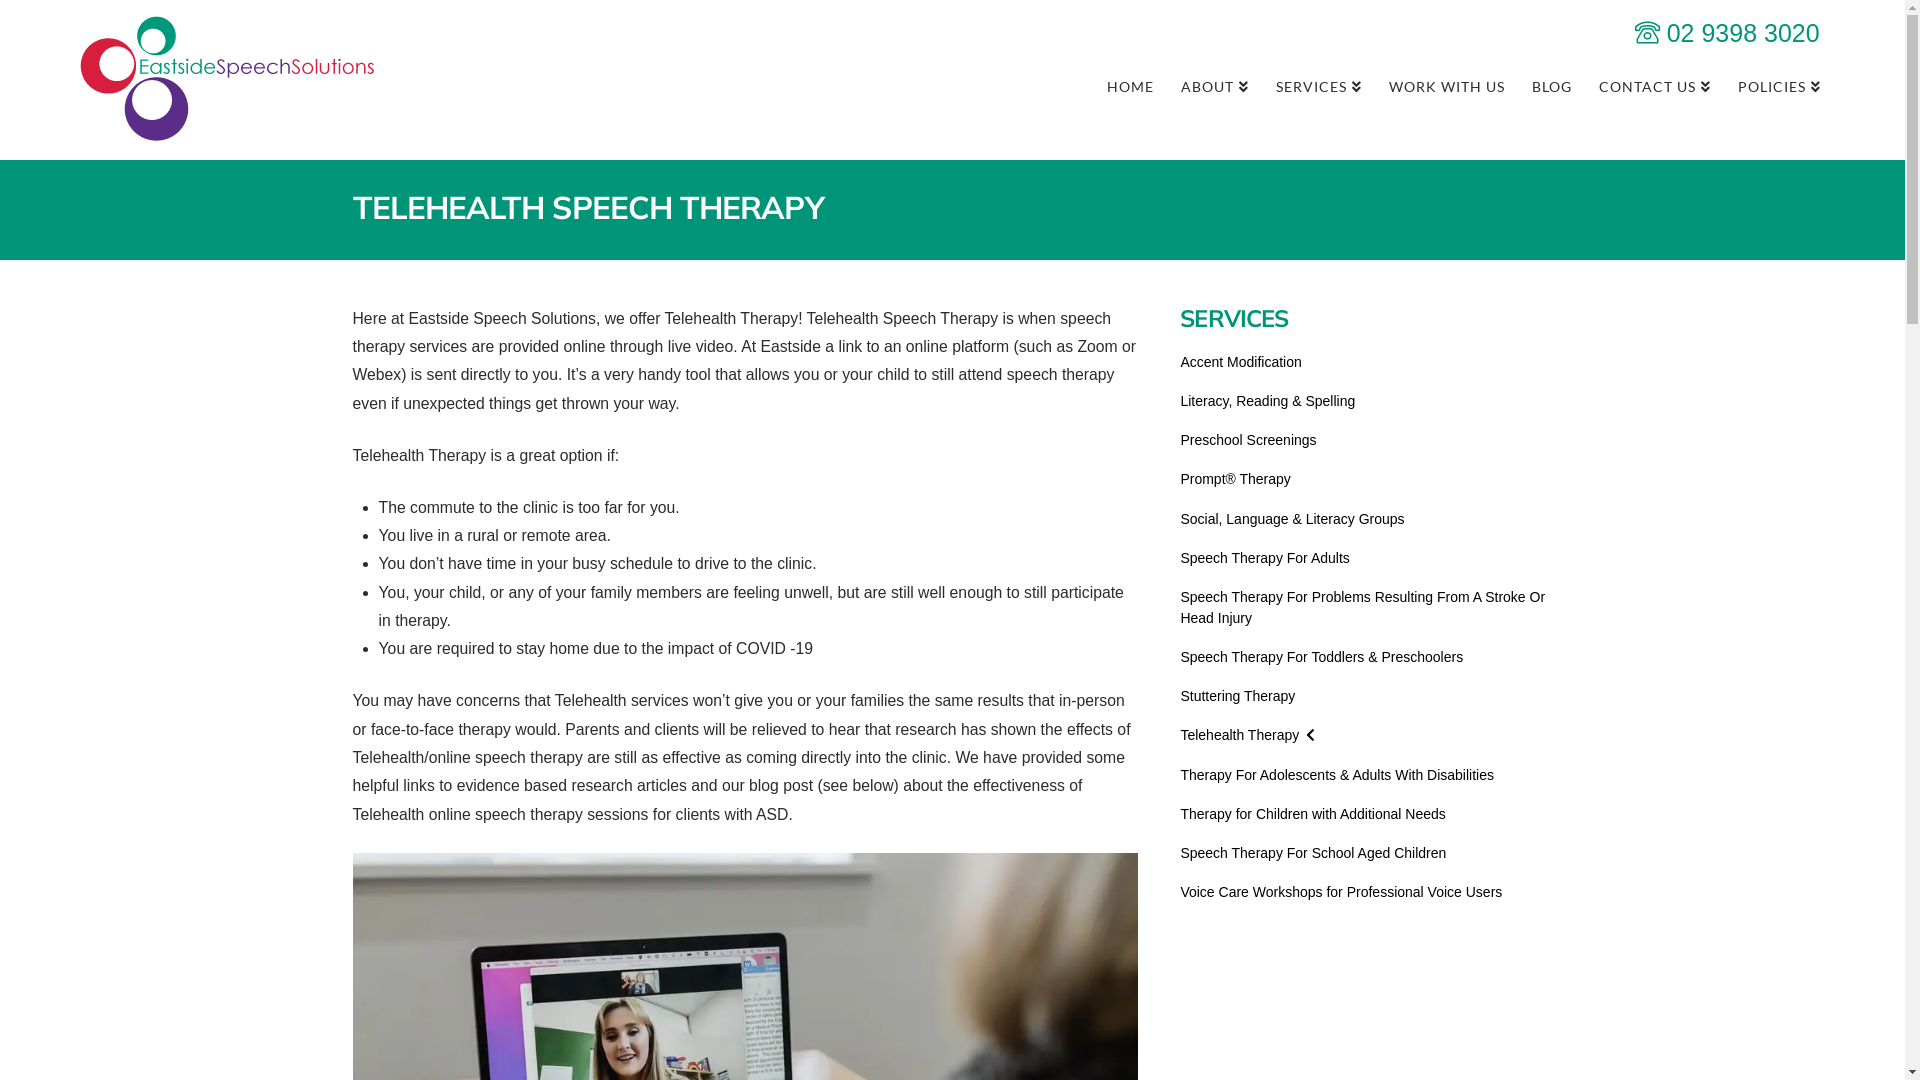 The image size is (1920, 1080). Describe the element at coordinates (1313, 853) in the screenshot. I see `'Speech Therapy For School Aged Children'` at that location.